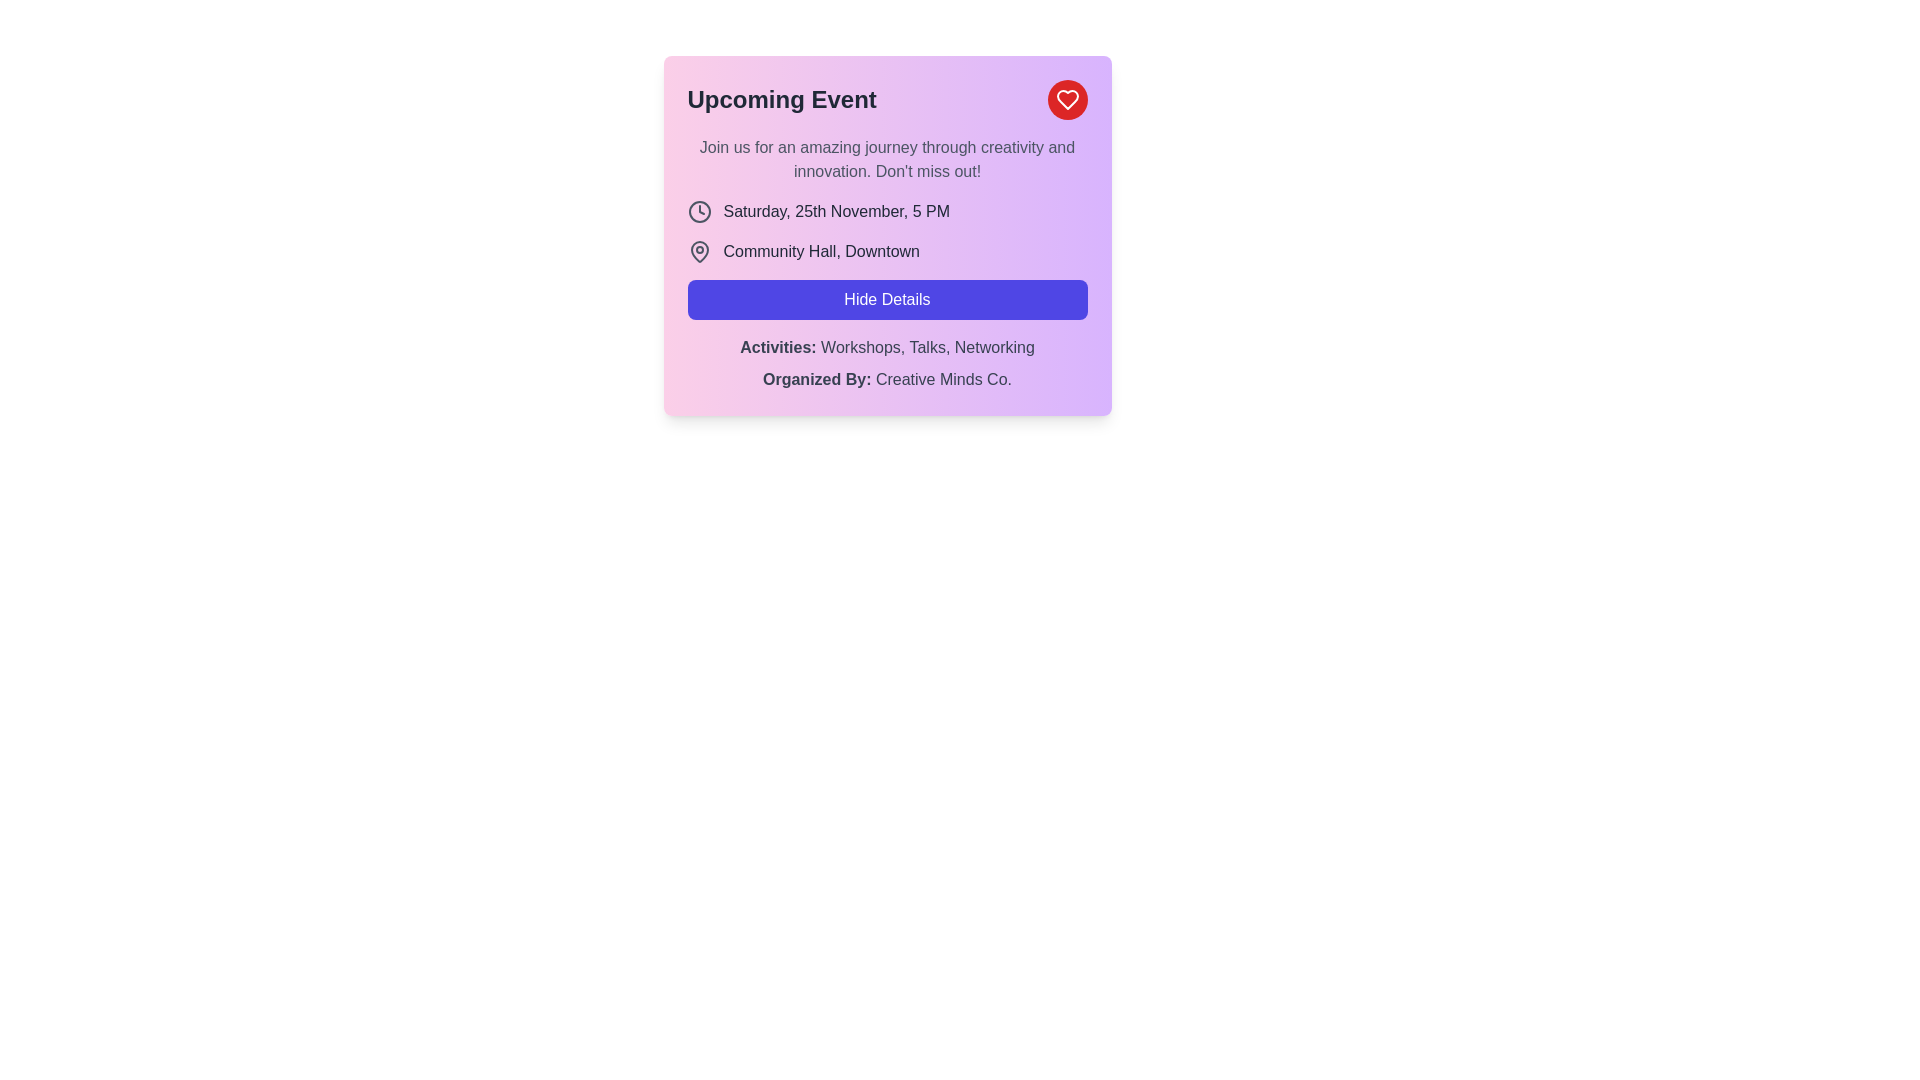 This screenshot has height=1080, width=1920. What do you see at coordinates (886, 346) in the screenshot?
I see `text label that displays a summary of activities associated with the event, positioned below the 'Hide Details' button and above 'Organized By: Creative Minds Co.'` at bounding box center [886, 346].